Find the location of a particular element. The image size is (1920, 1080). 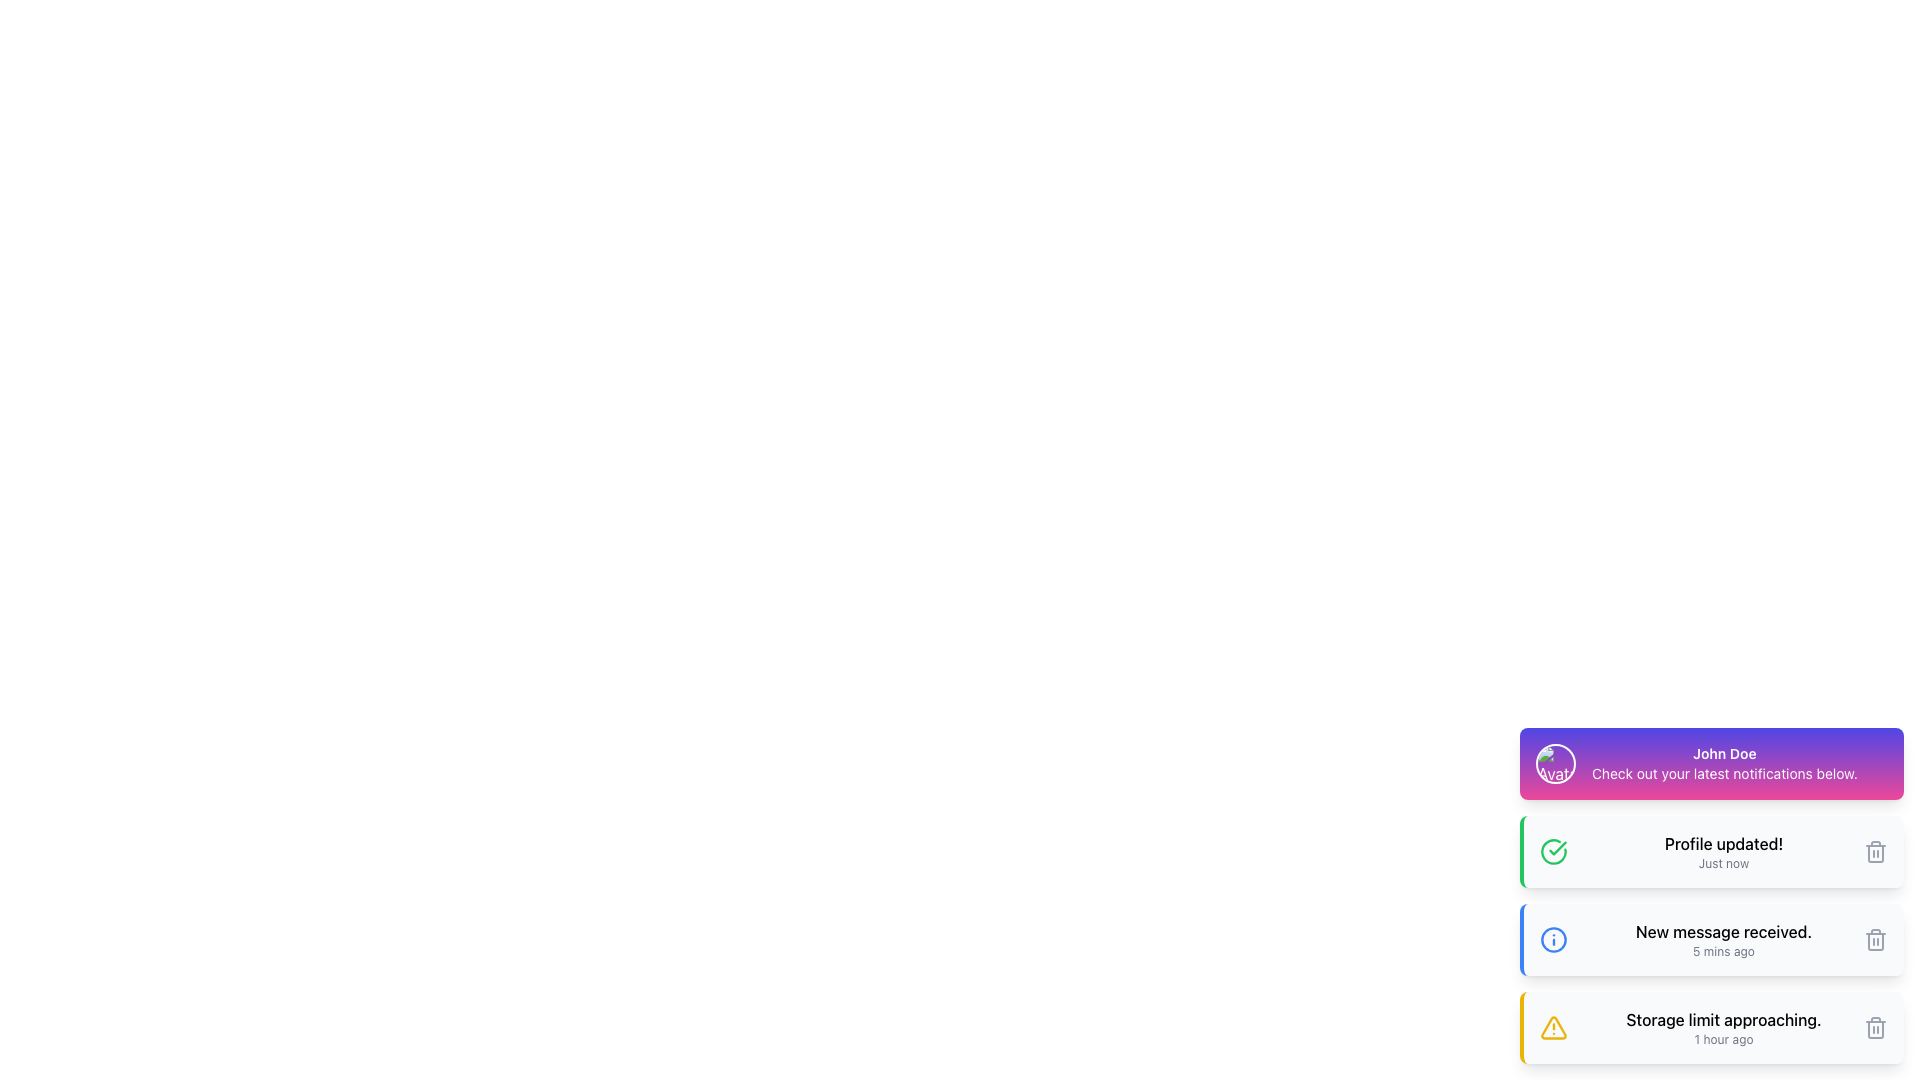

the timestamp '1 hour ago' in the notification card displaying 'Storage limit approaching.' is located at coordinates (1722, 1028).